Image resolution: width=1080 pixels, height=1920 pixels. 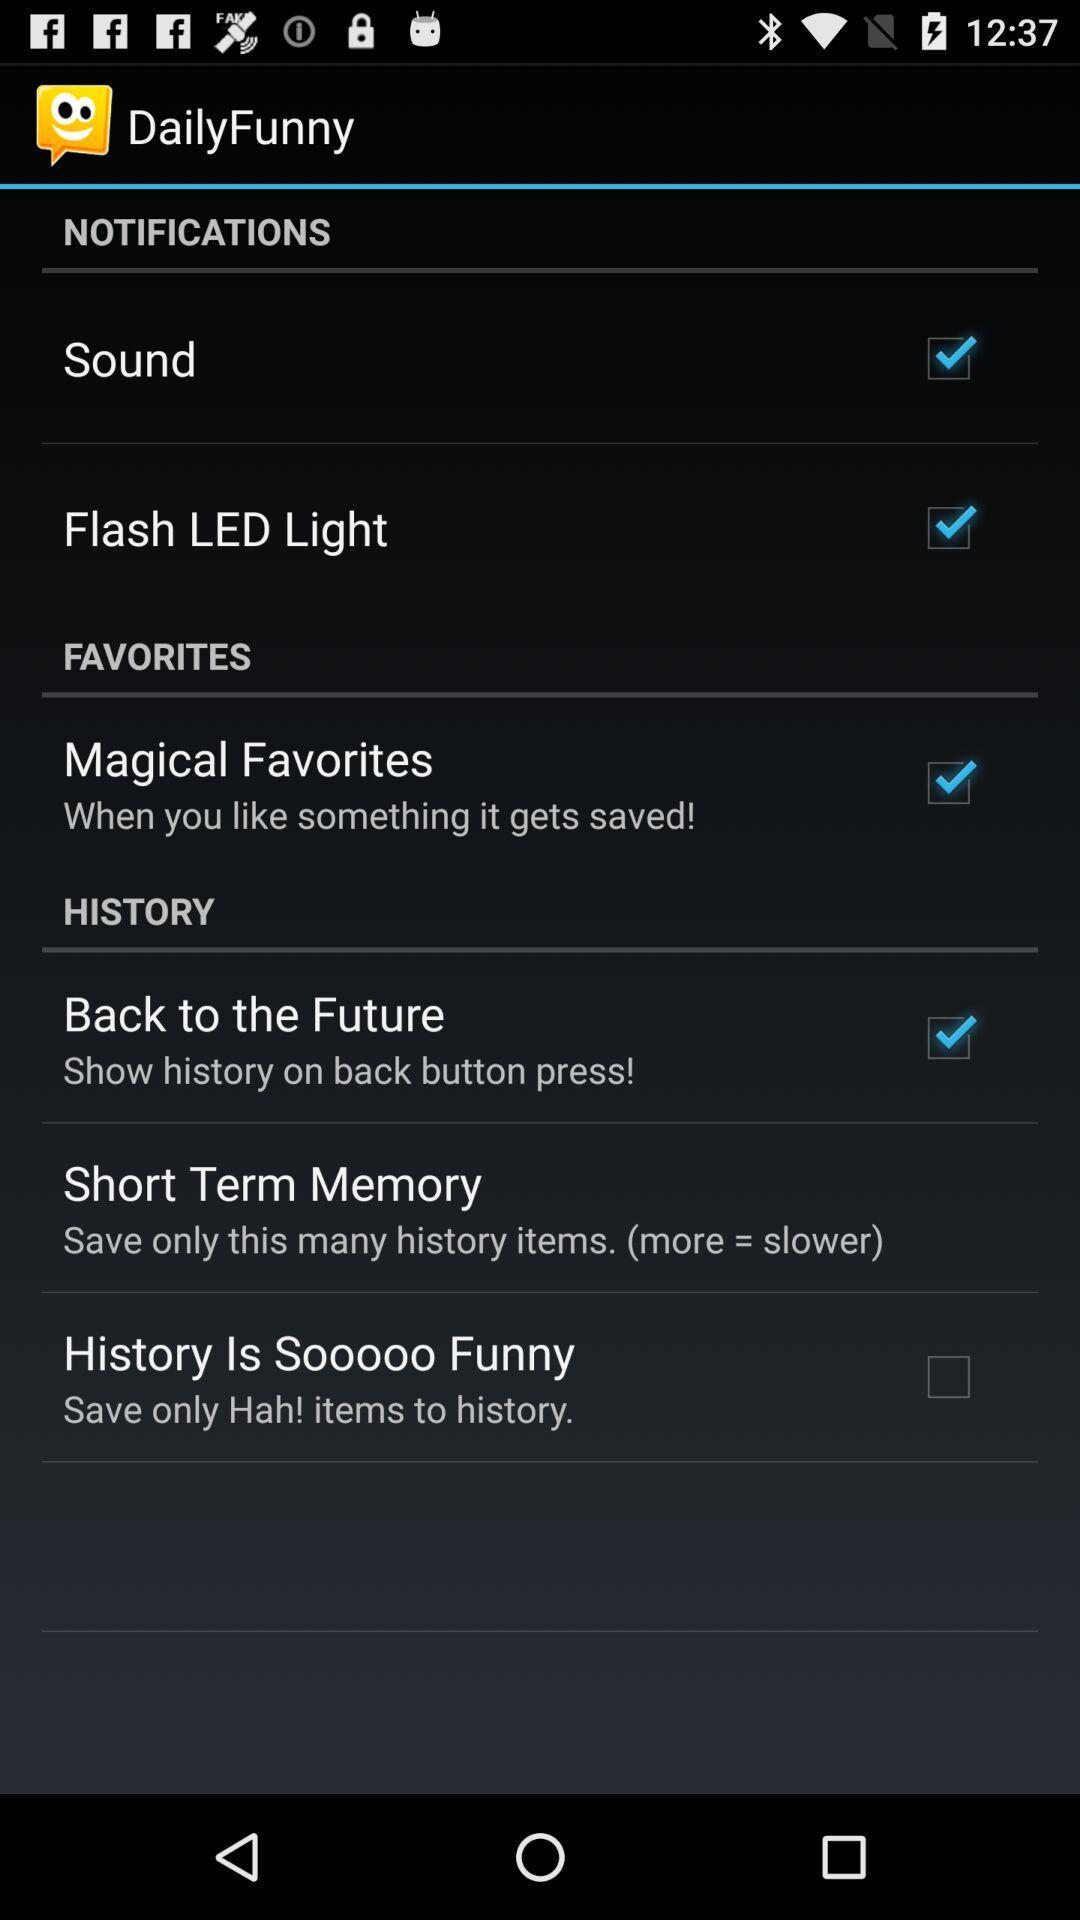 What do you see at coordinates (540, 230) in the screenshot?
I see `the notifications` at bounding box center [540, 230].